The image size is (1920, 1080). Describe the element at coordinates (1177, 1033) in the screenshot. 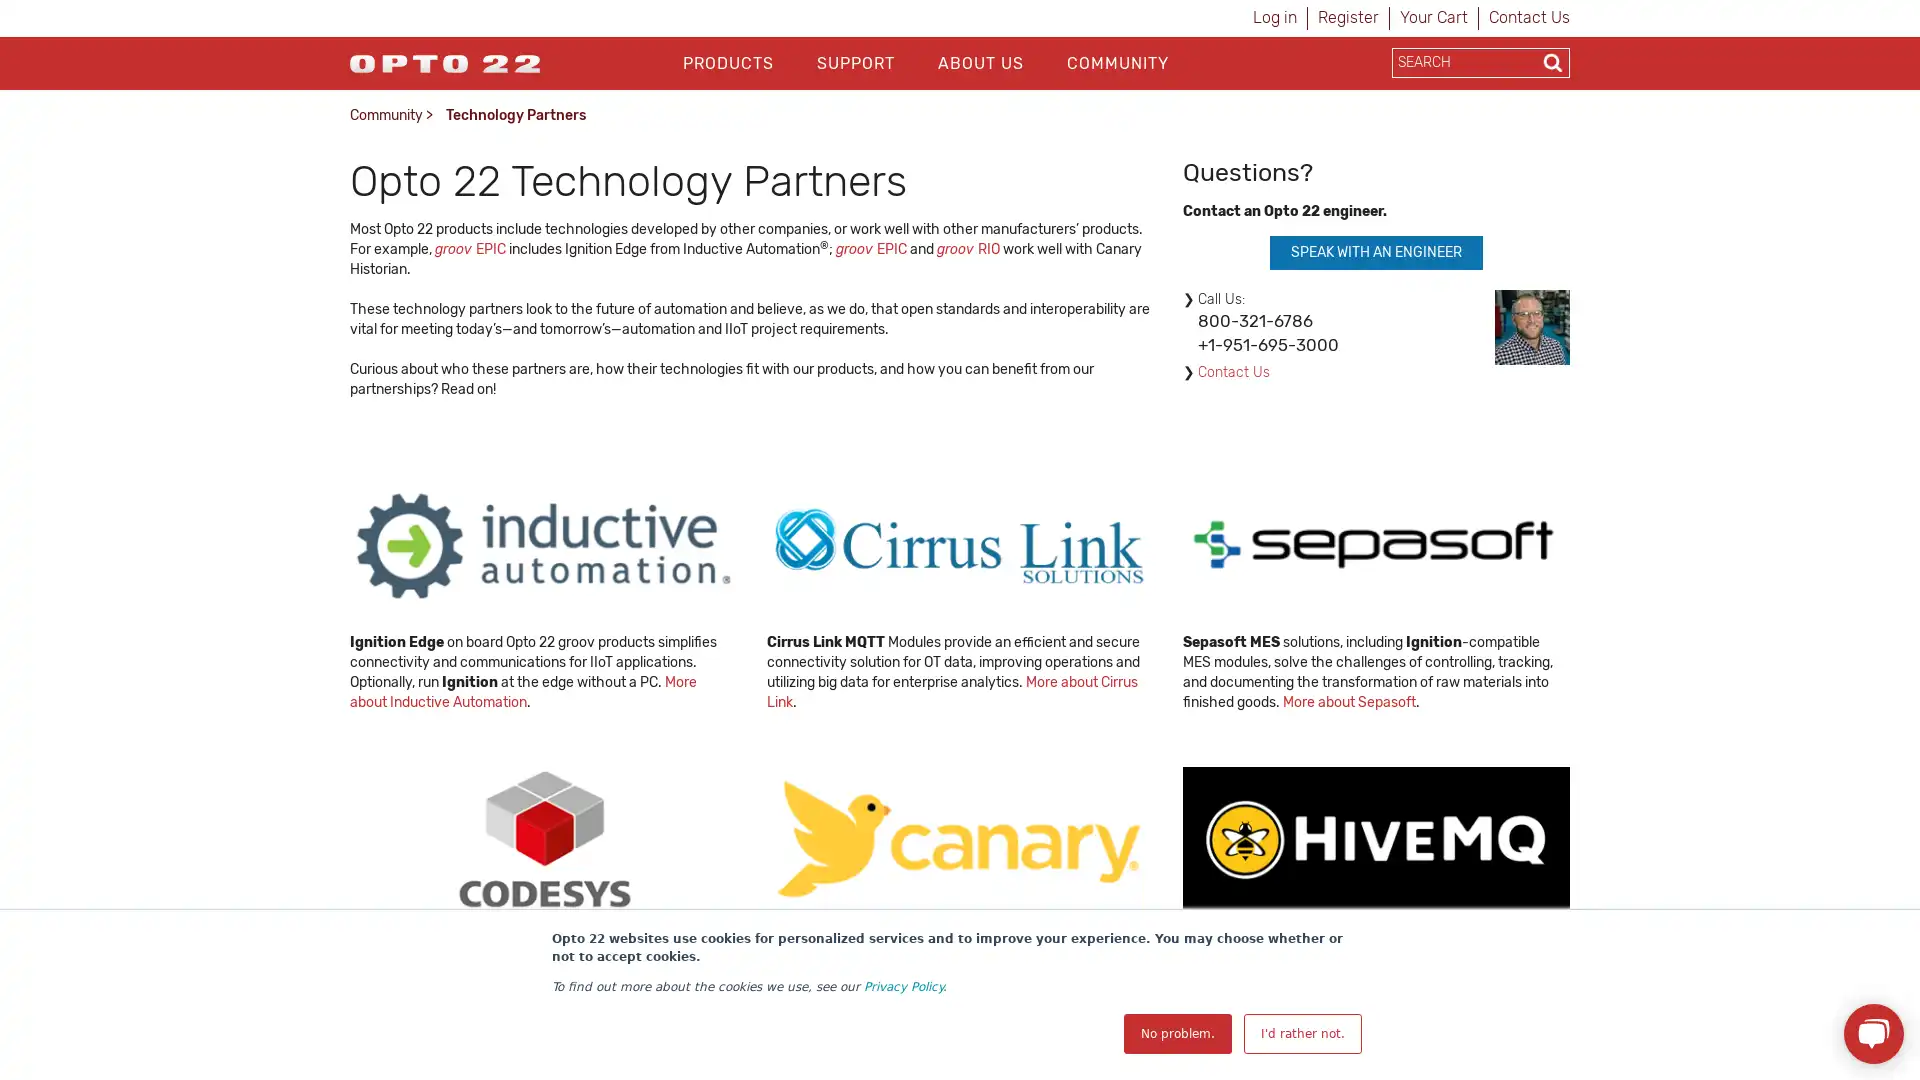

I see `No problem.` at that location.